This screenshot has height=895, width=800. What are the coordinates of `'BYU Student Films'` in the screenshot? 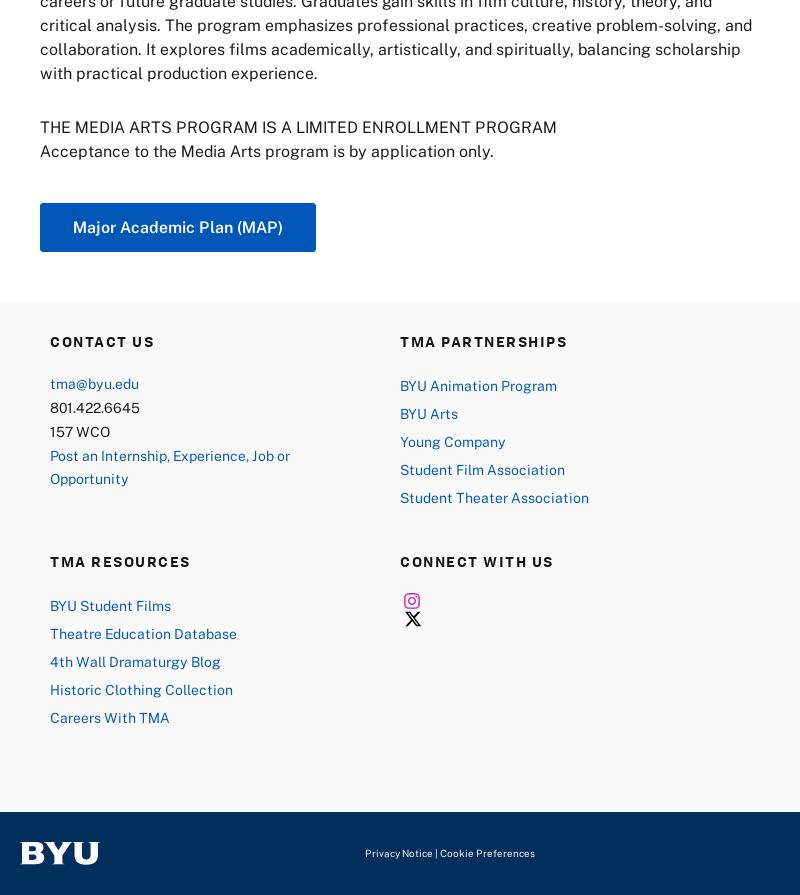 It's located at (109, 603).